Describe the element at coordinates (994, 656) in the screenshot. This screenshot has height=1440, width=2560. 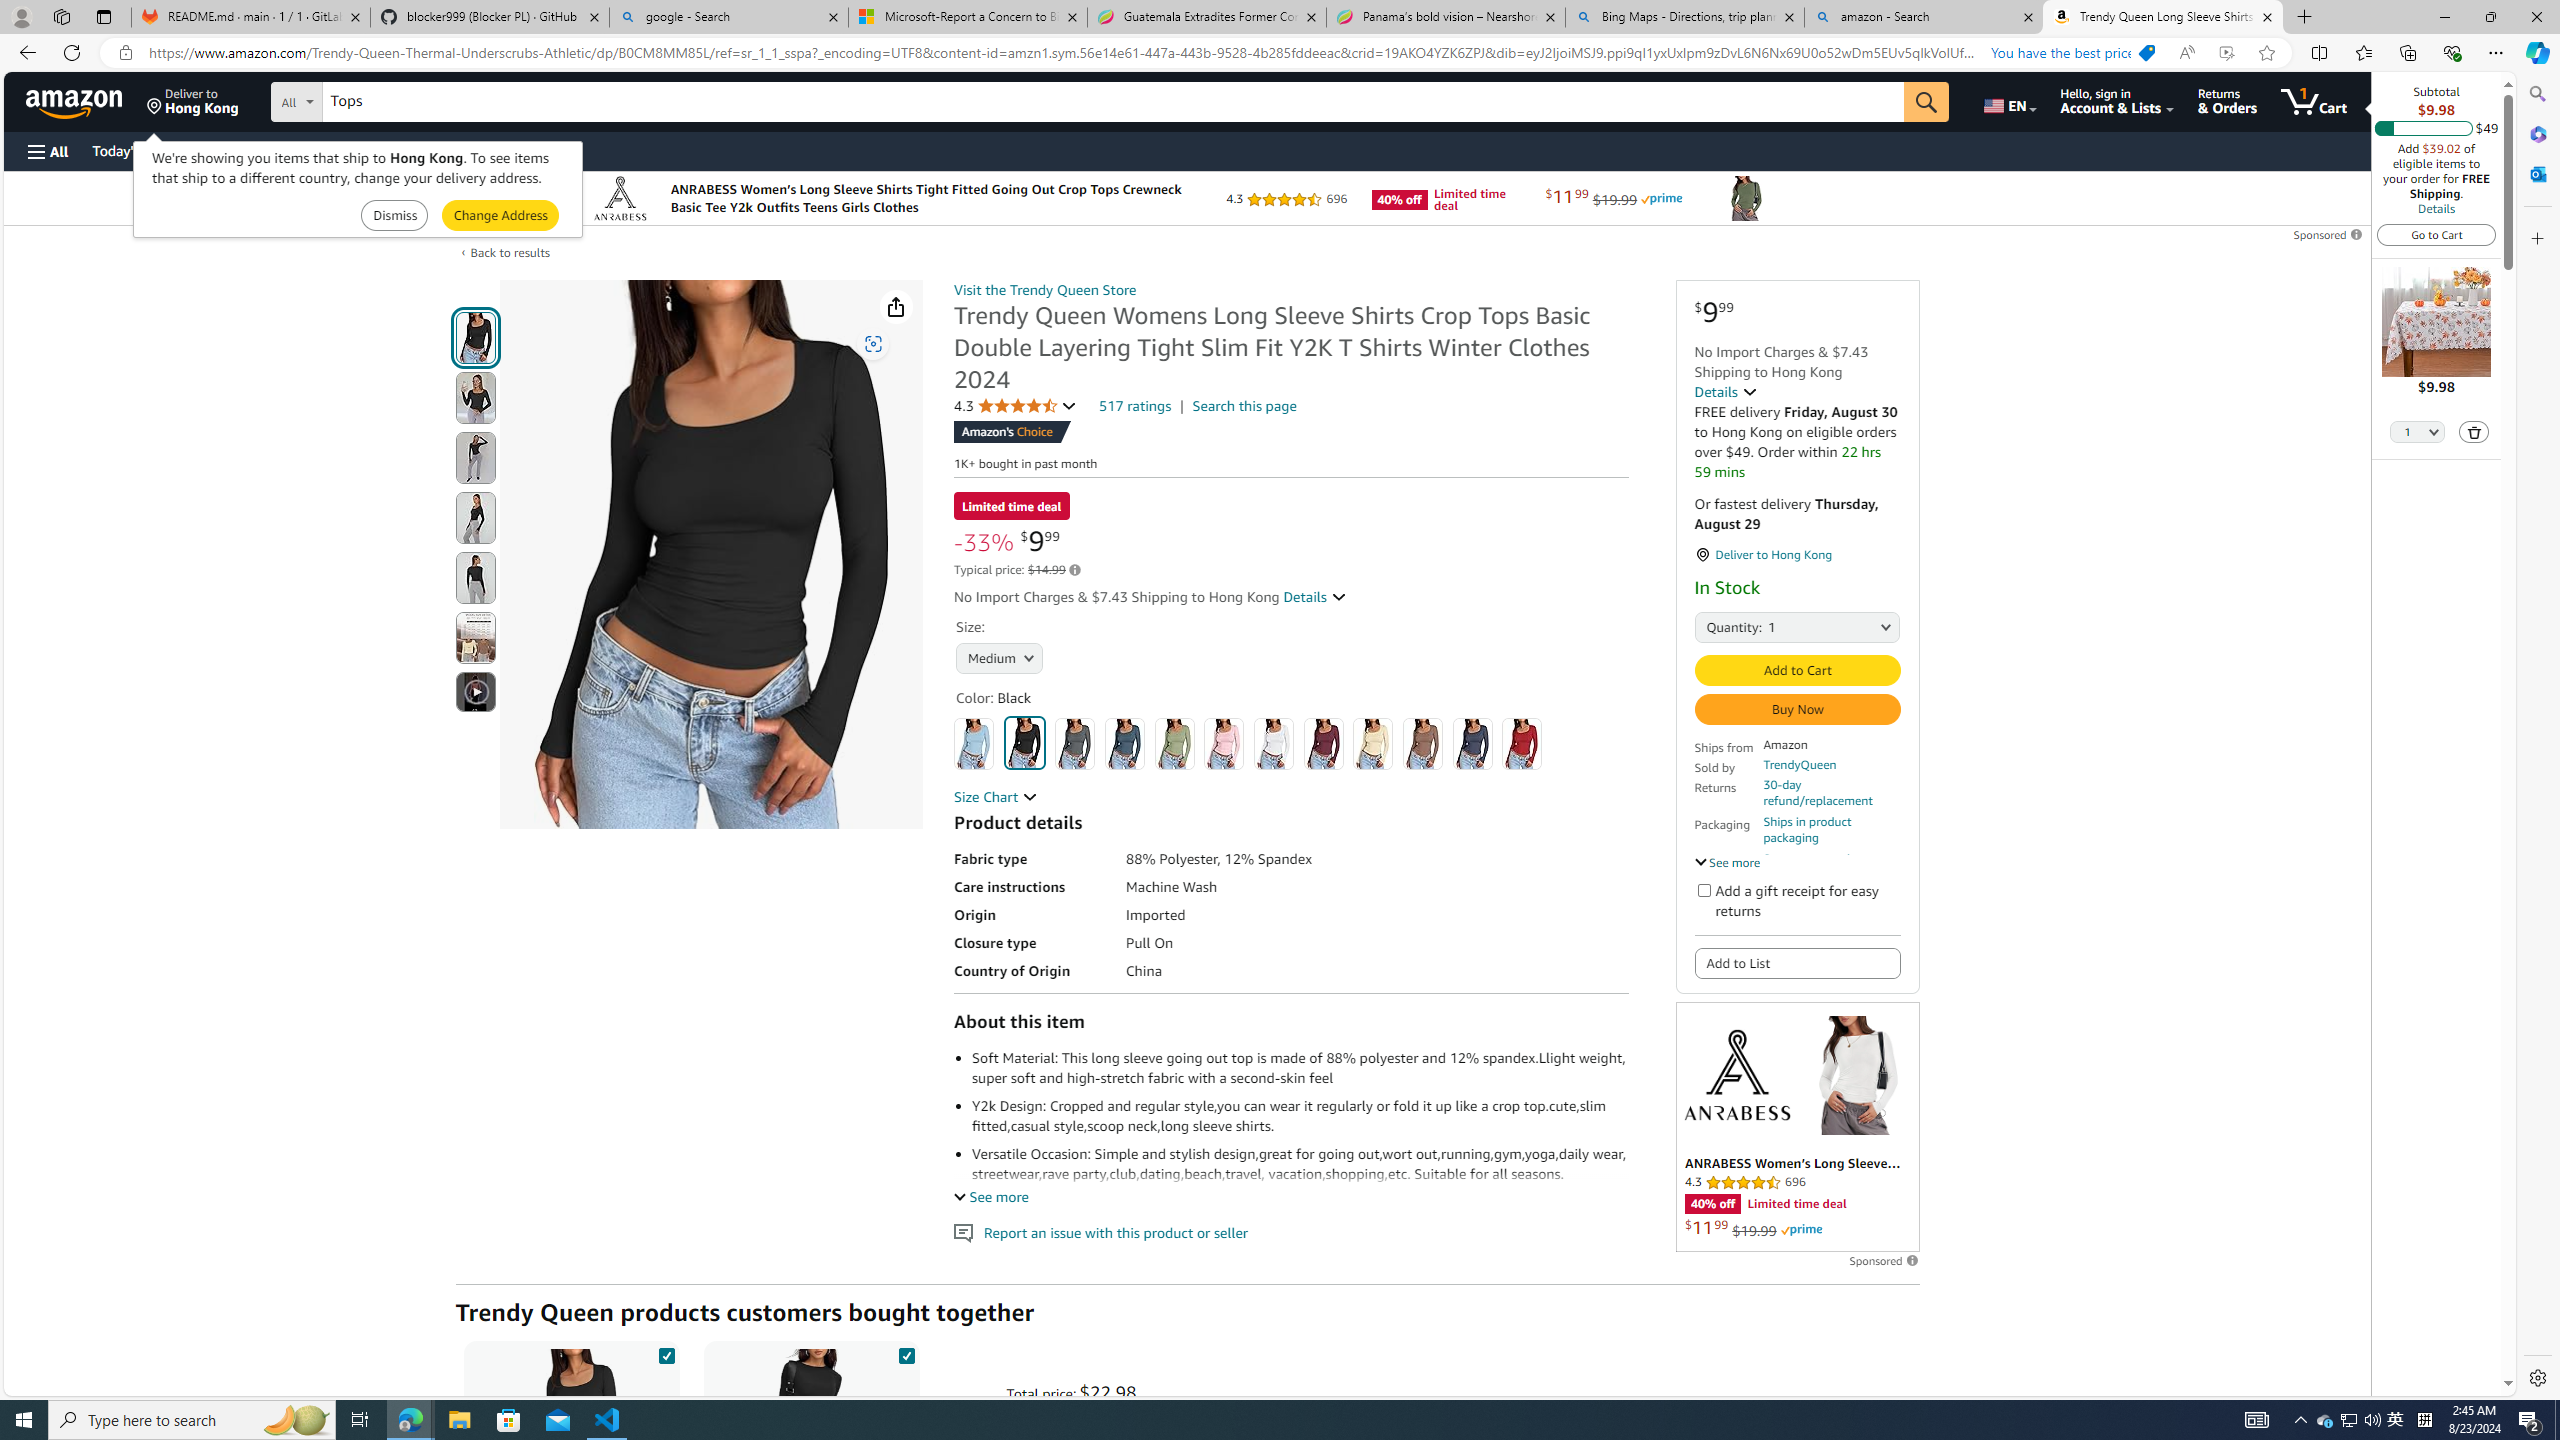
I see `'AutomationID: native_dropdown_selected_size_name'` at that location.